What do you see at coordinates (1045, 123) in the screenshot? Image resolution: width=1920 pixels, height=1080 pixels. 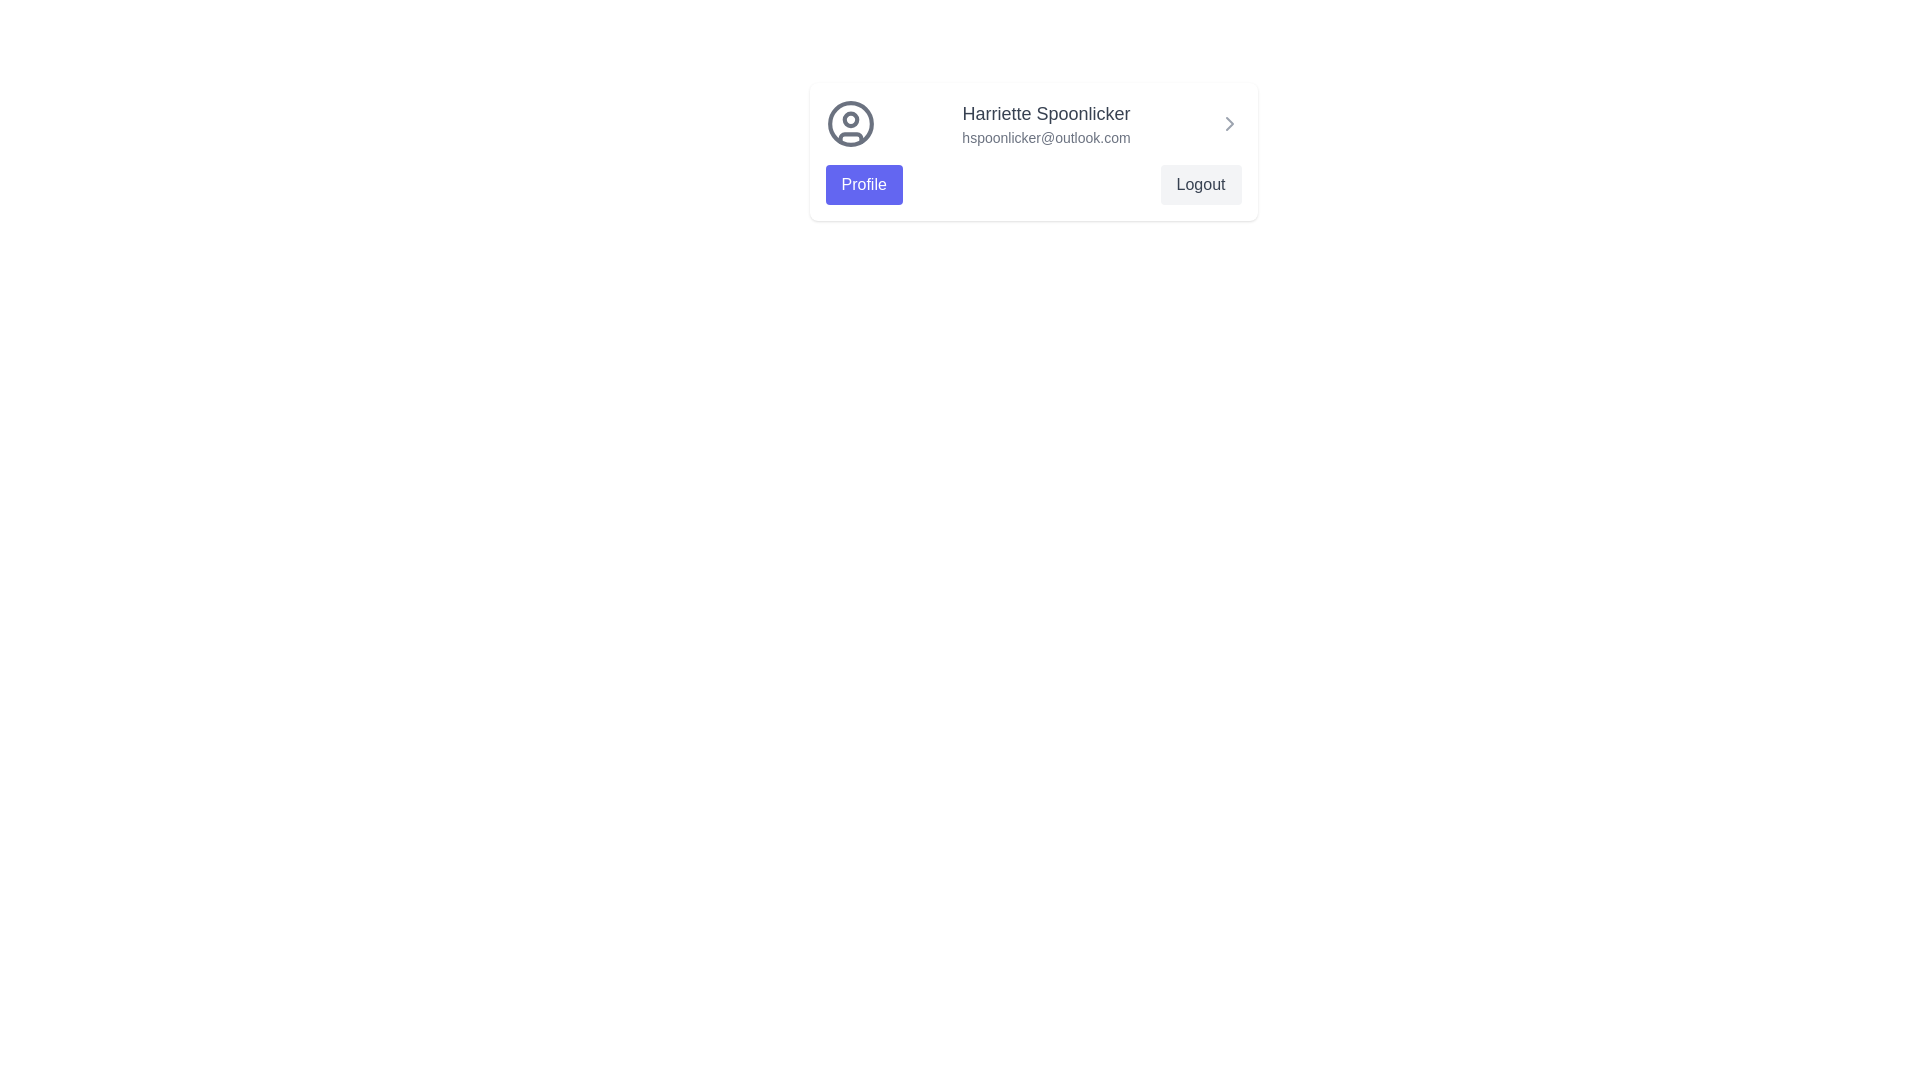 I see `the Text Display element that shows the name 'Harriette Spoonlicker' and the email 'hspoonlicker@outlook.com' in the user profile section near the top-right corner of the interface` at bounding box center [1045, 123].